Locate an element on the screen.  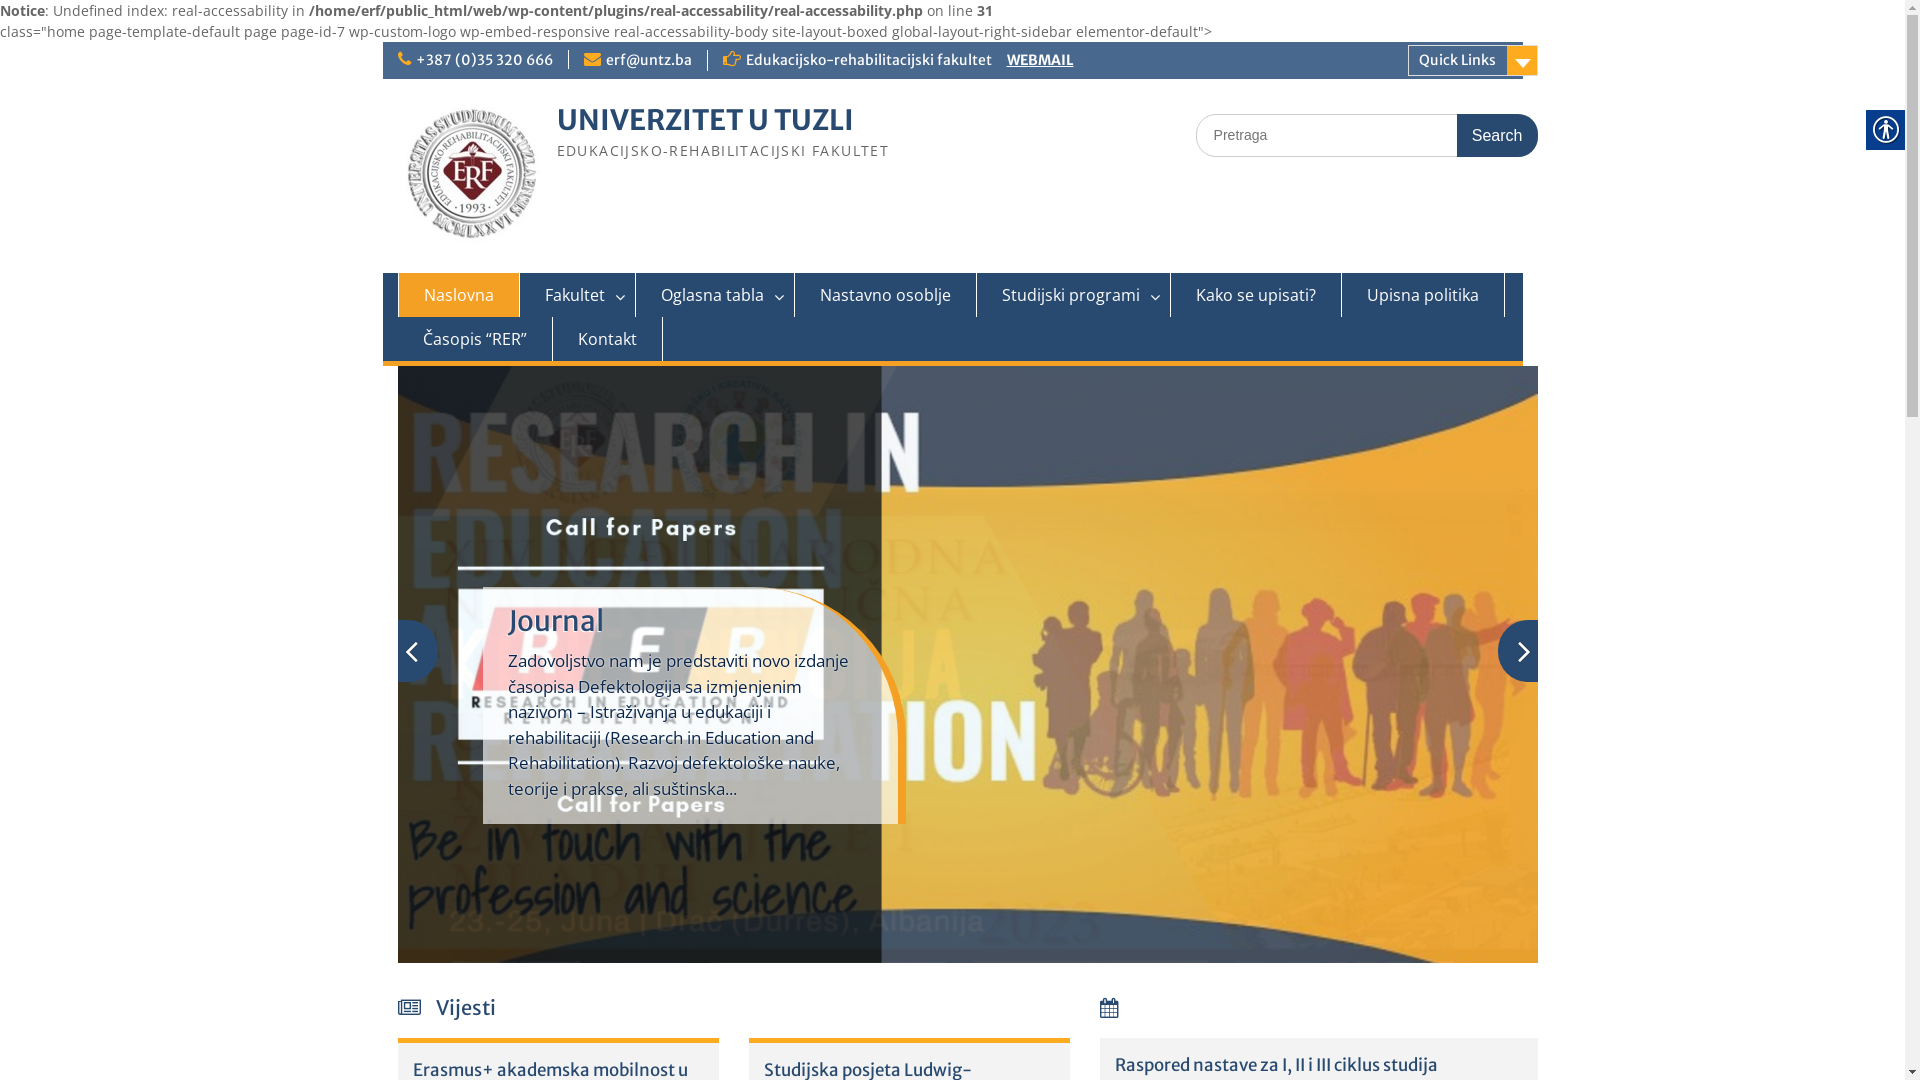
'Naslovna' is located at coordinates (458, 294).